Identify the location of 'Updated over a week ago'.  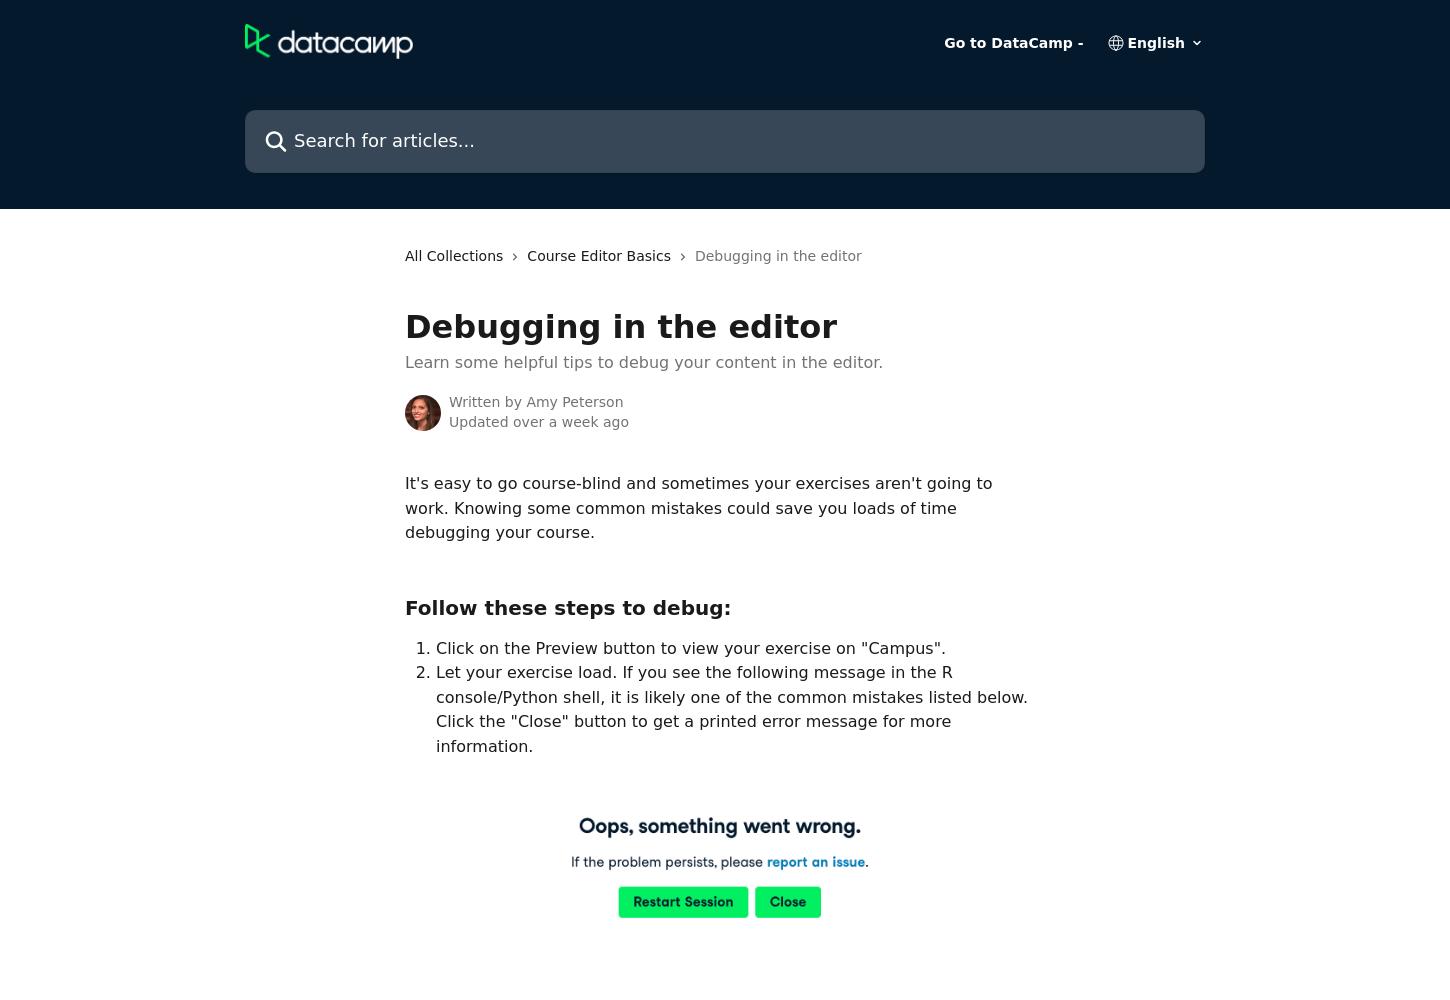
(538, 421).